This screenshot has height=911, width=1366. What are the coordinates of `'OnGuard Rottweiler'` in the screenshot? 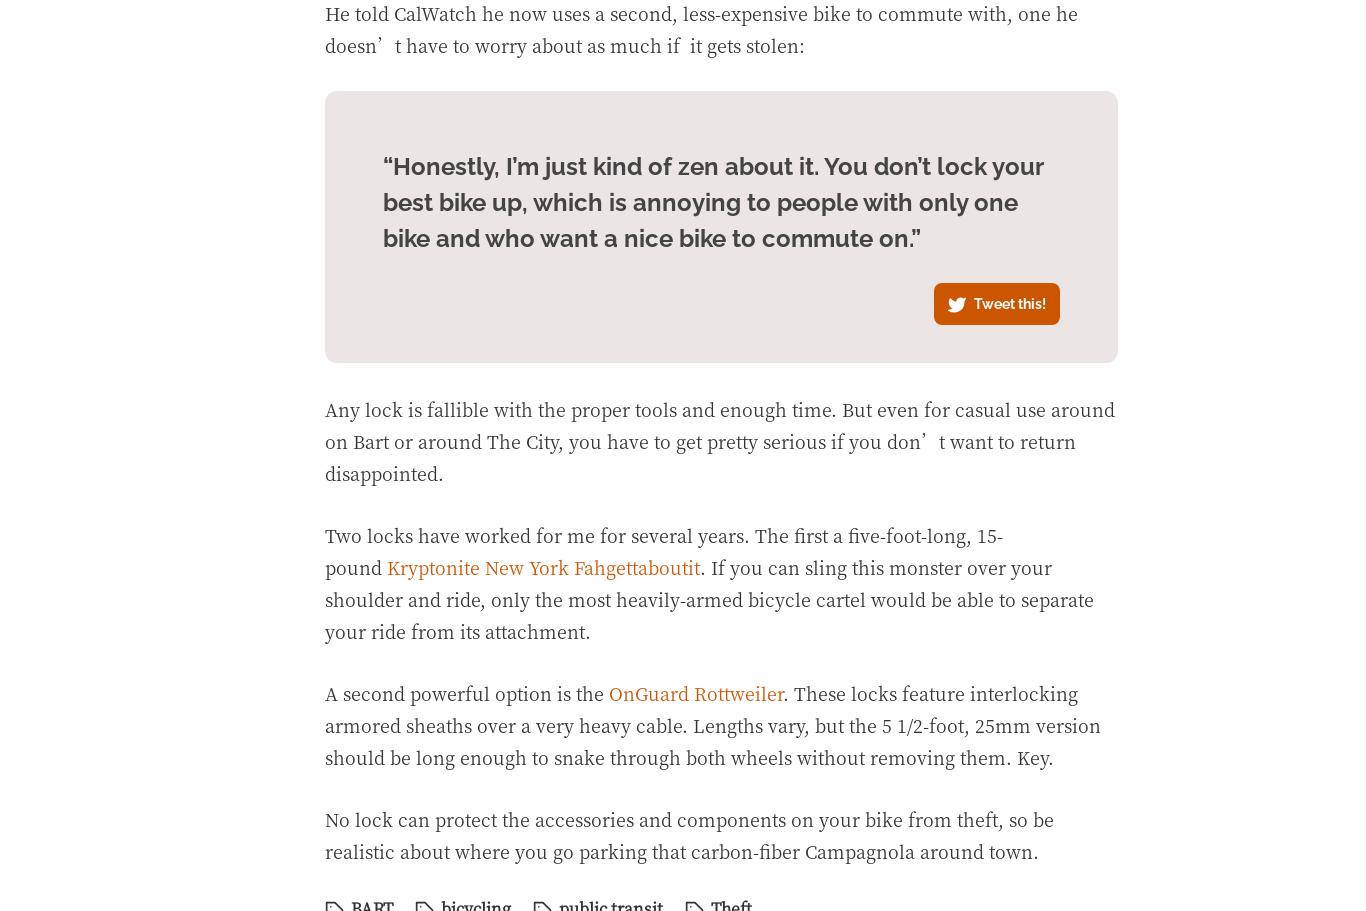 It's located at (695, 691).